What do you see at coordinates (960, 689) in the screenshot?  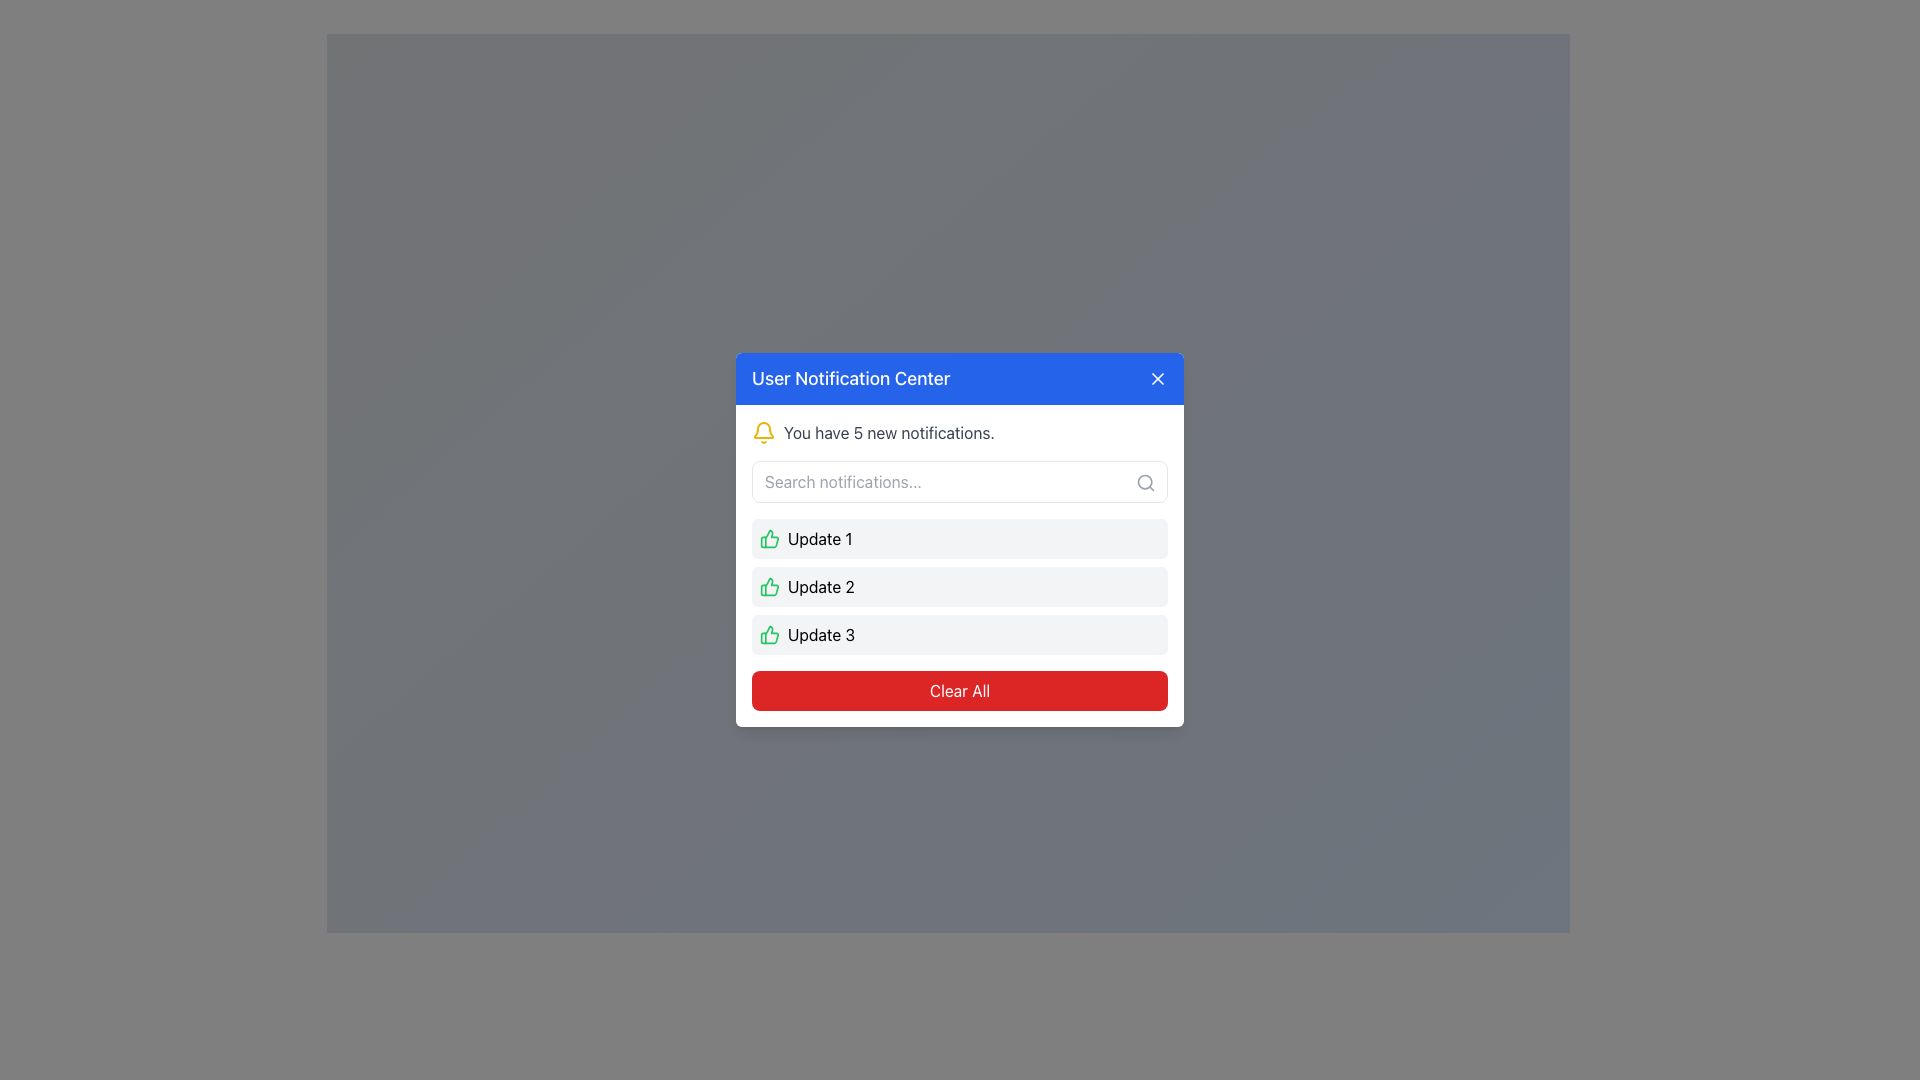 I see `the 'Clear All' button, which is a rectangular button with a red background and white text, located at the bottom of the notification panel` at bounding box center [960, 689].